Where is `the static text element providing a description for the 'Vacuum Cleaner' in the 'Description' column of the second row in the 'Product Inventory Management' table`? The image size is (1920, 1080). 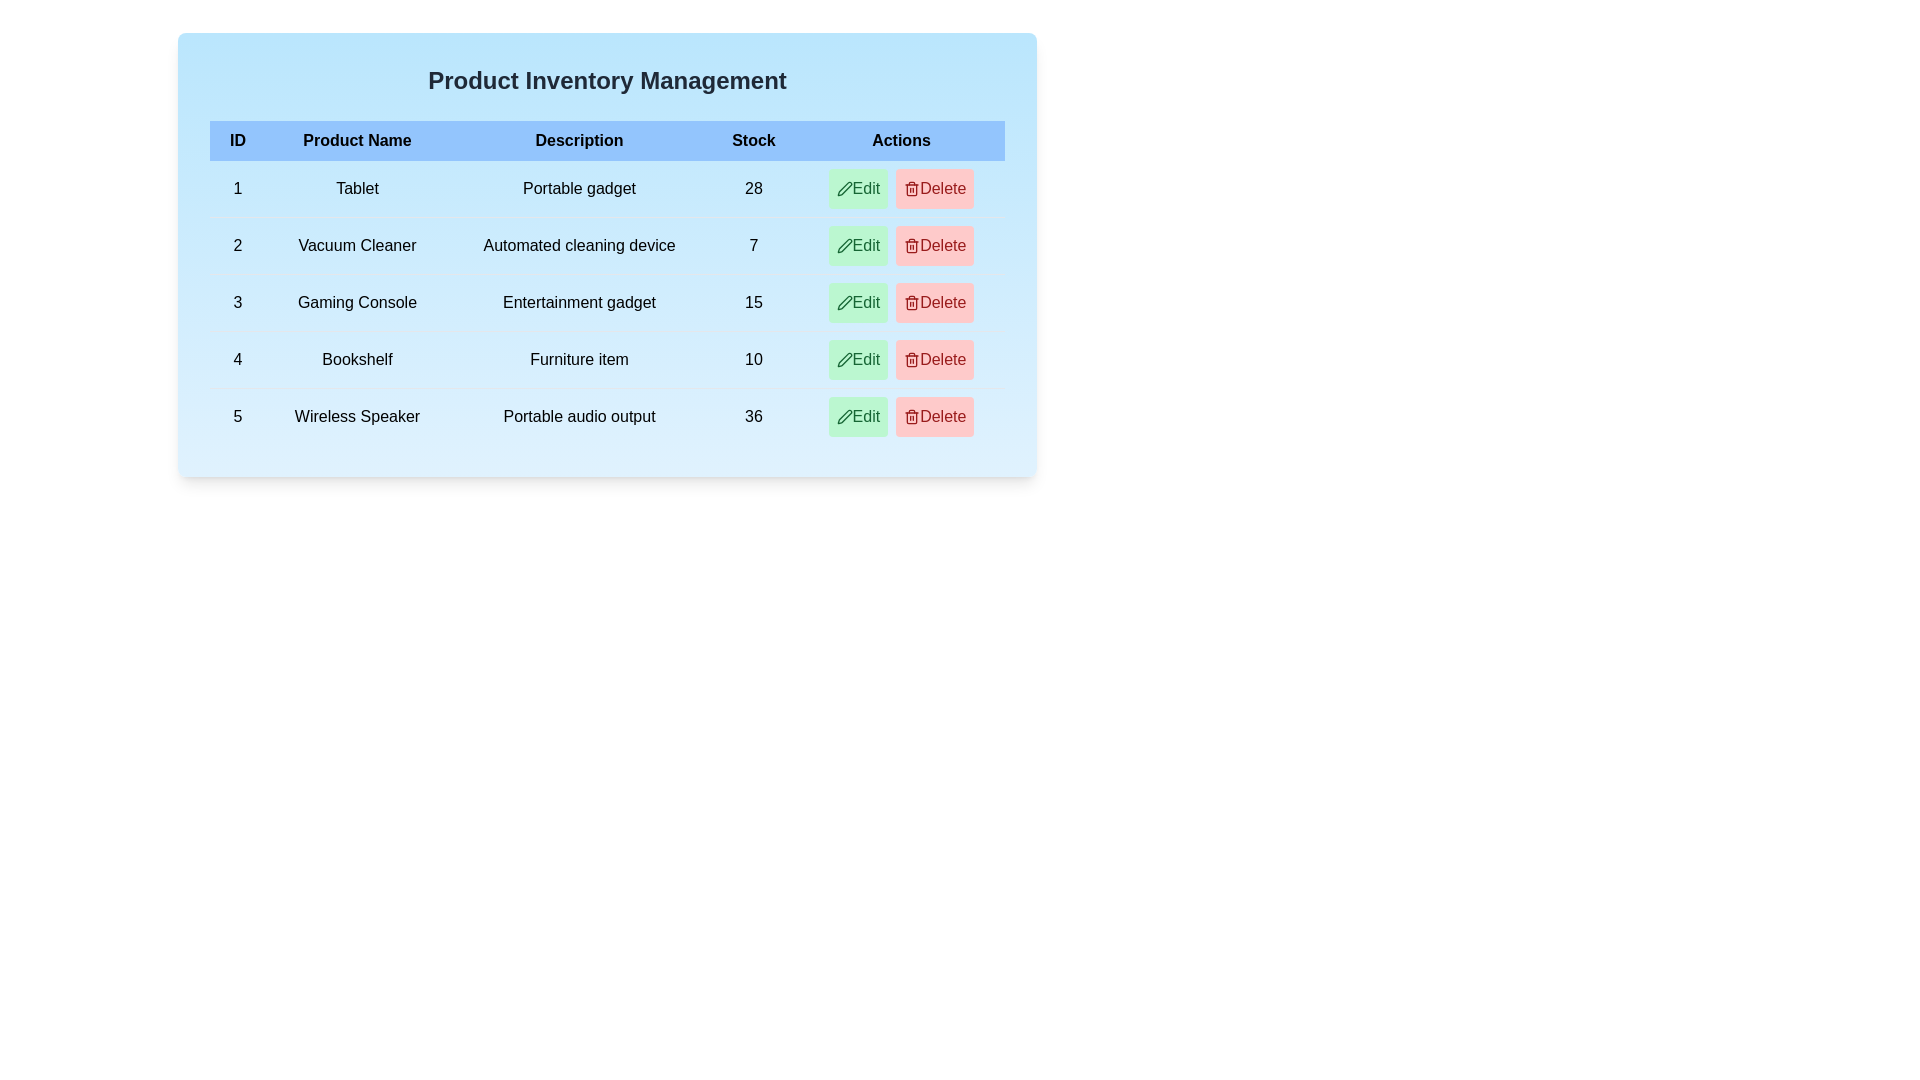 the static text element providing a description for the 'Vacuum Cleaner' in the 'Description' column of the second row in the 'Product Inventory Management' table is located at coordinates (578, 245).